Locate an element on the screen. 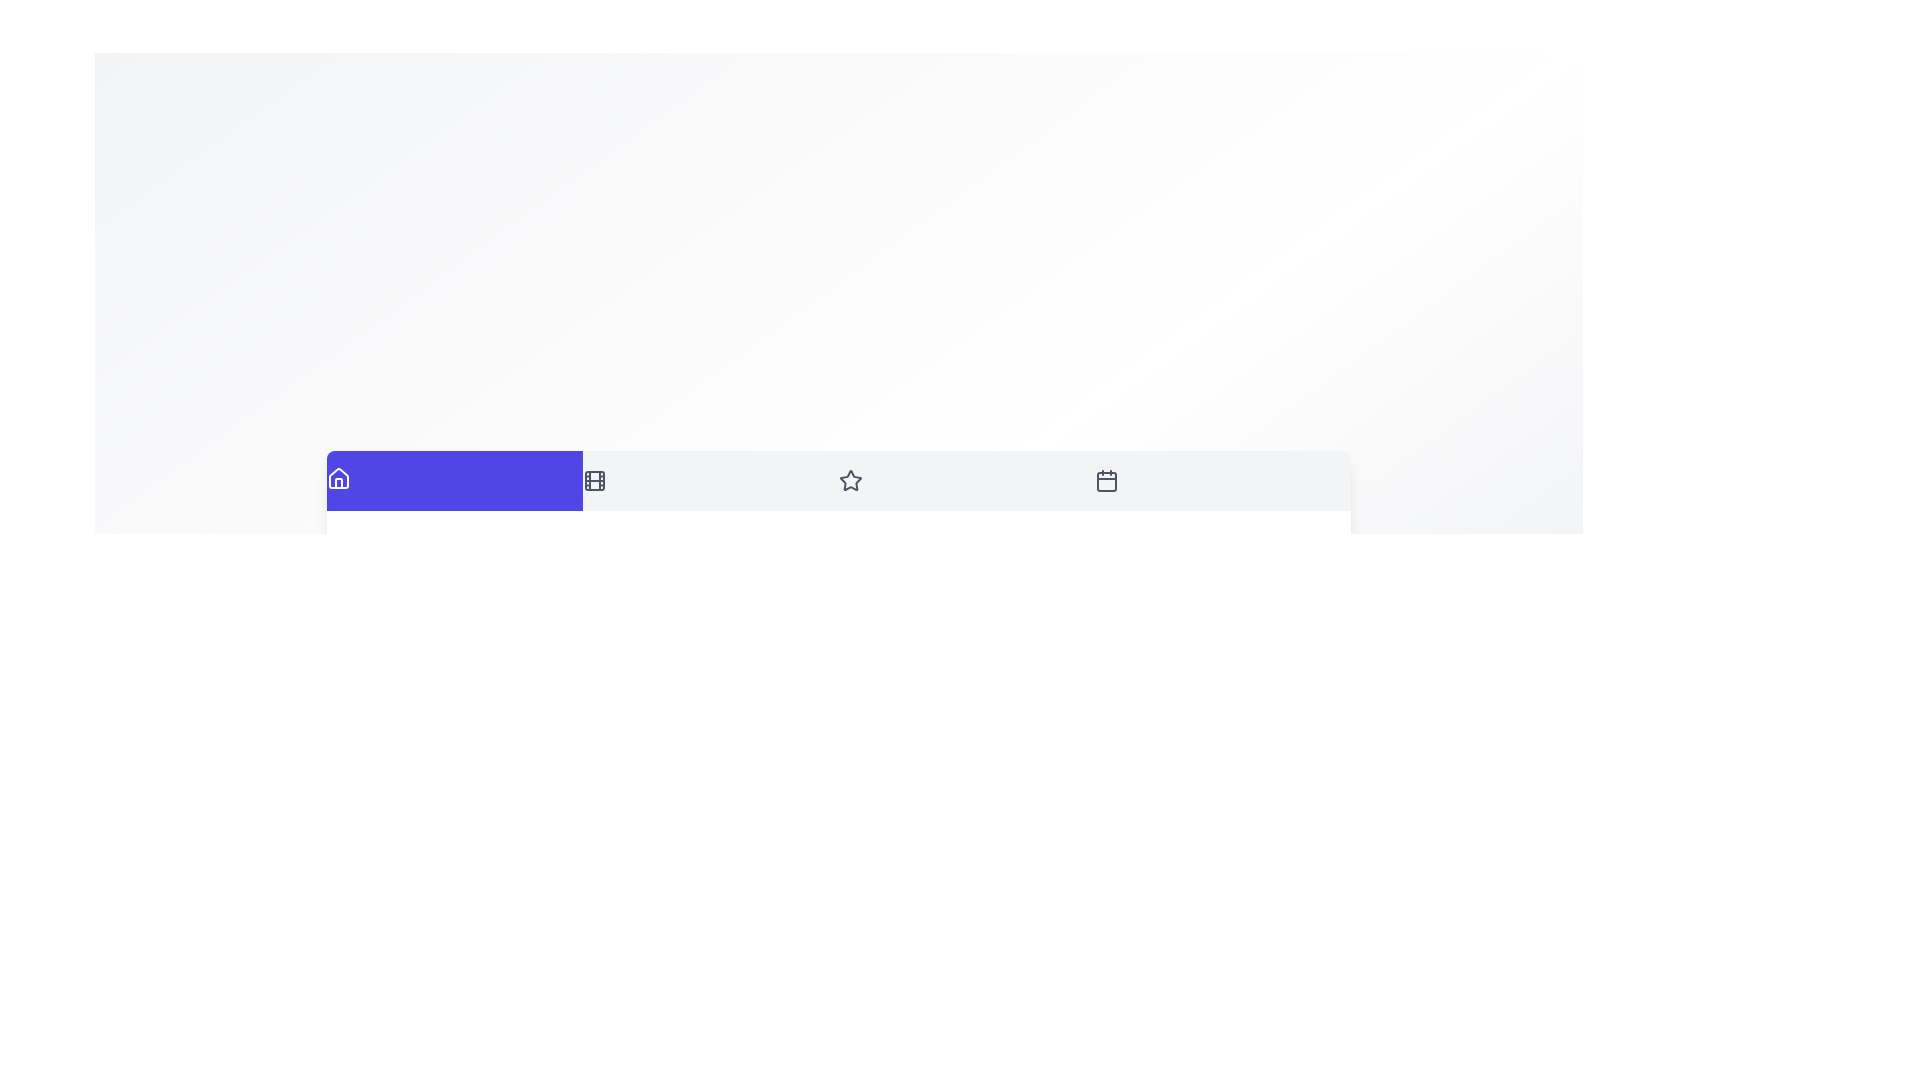 This screenshot has width=1920, height=1080. the calendar icon, which is the fourth item in the bottom navigation bar is located at coordinates (1106, 480).